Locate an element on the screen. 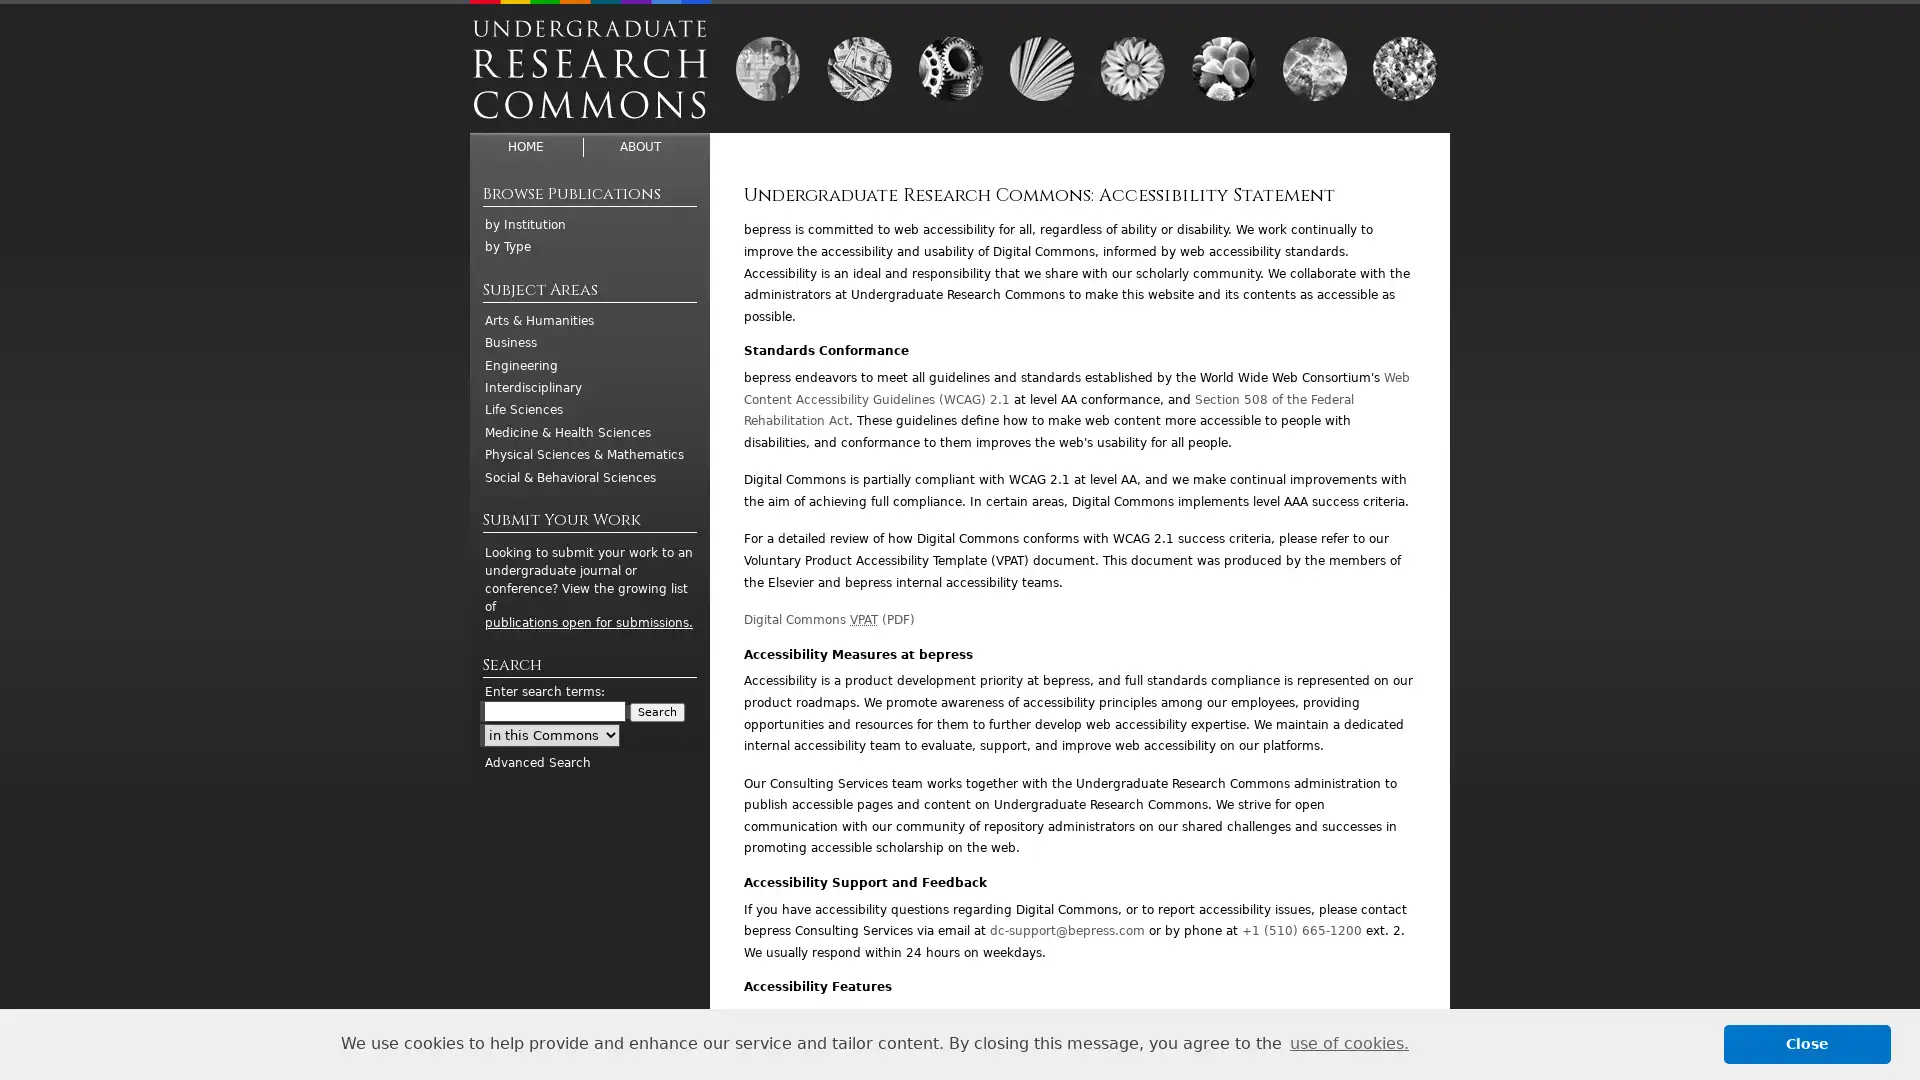 The height and width of the screenshot is (1080, 1920). dismiss cookie message is located at coordinates (1807, 1043).